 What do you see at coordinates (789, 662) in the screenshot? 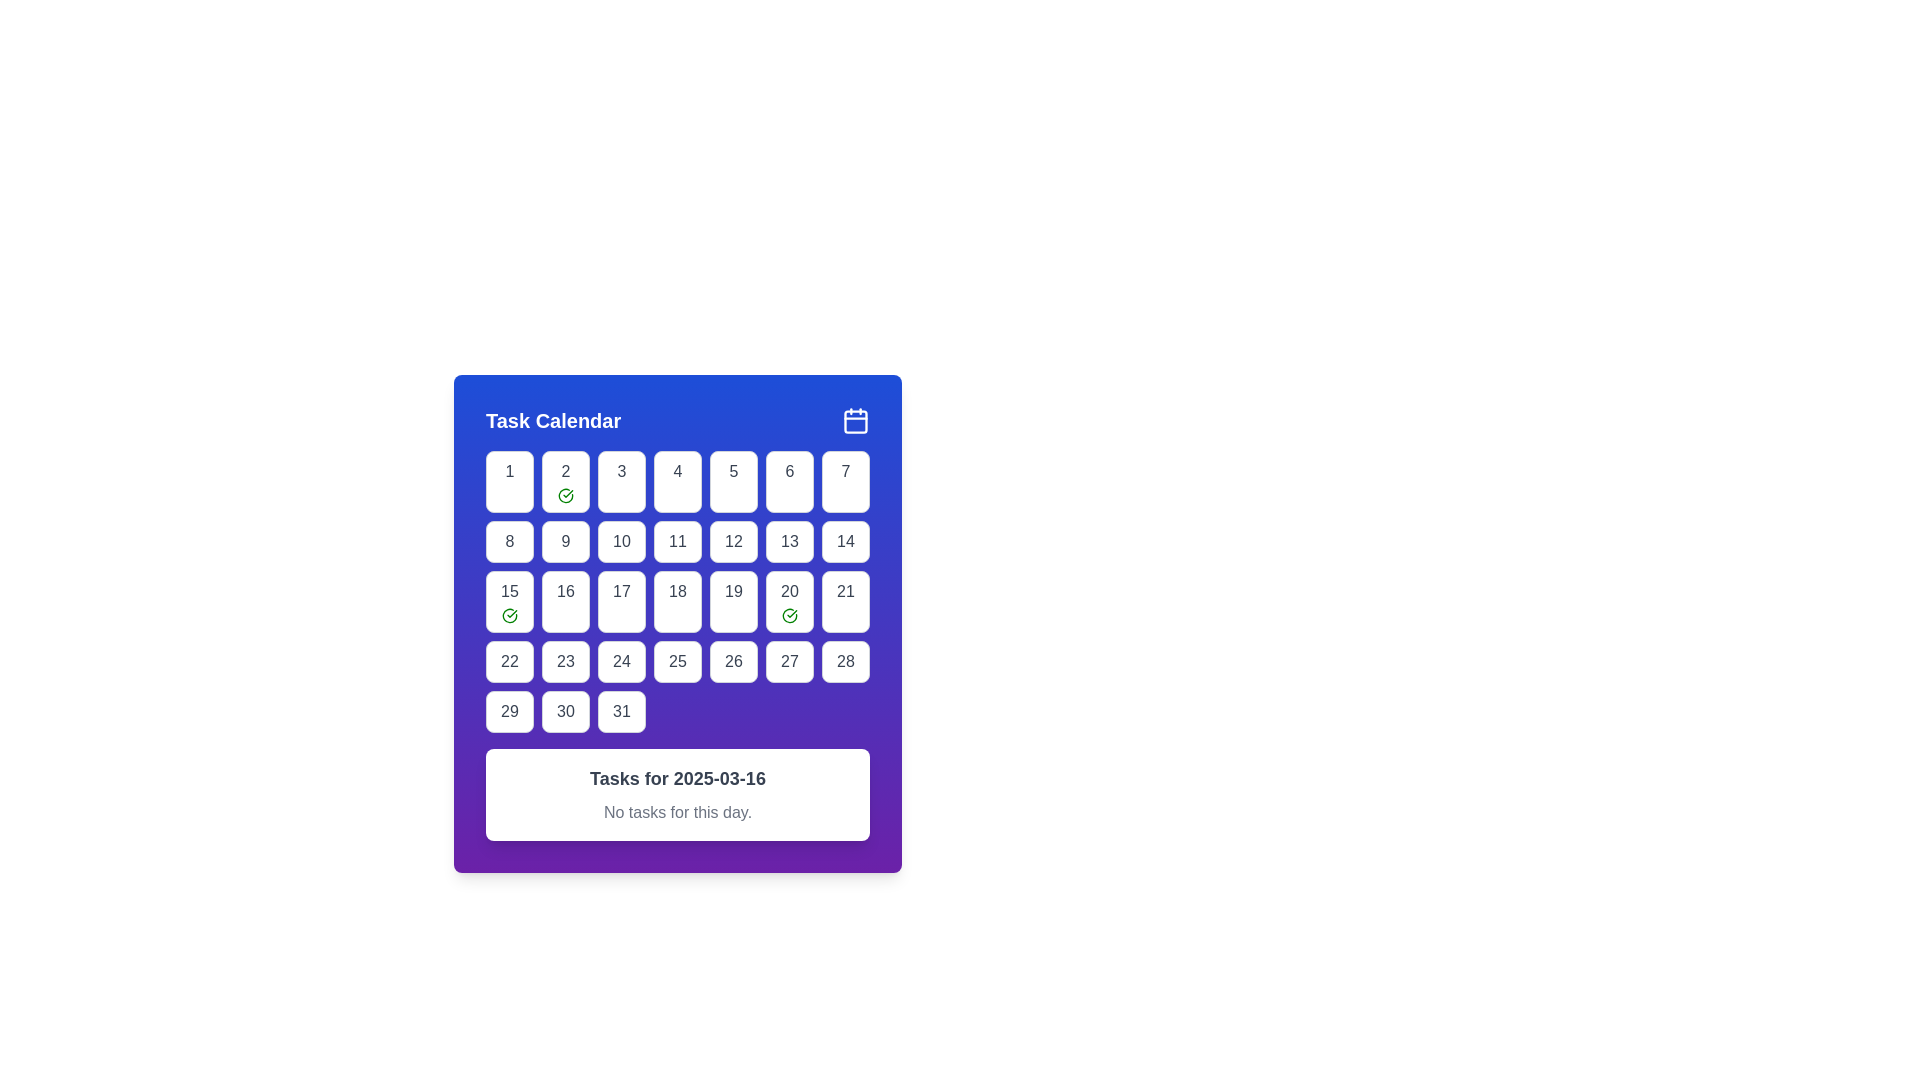
I see `the button representing the 27th day of the month in the date-picker component for keyboard interaction` at bounding box center [789, 662].